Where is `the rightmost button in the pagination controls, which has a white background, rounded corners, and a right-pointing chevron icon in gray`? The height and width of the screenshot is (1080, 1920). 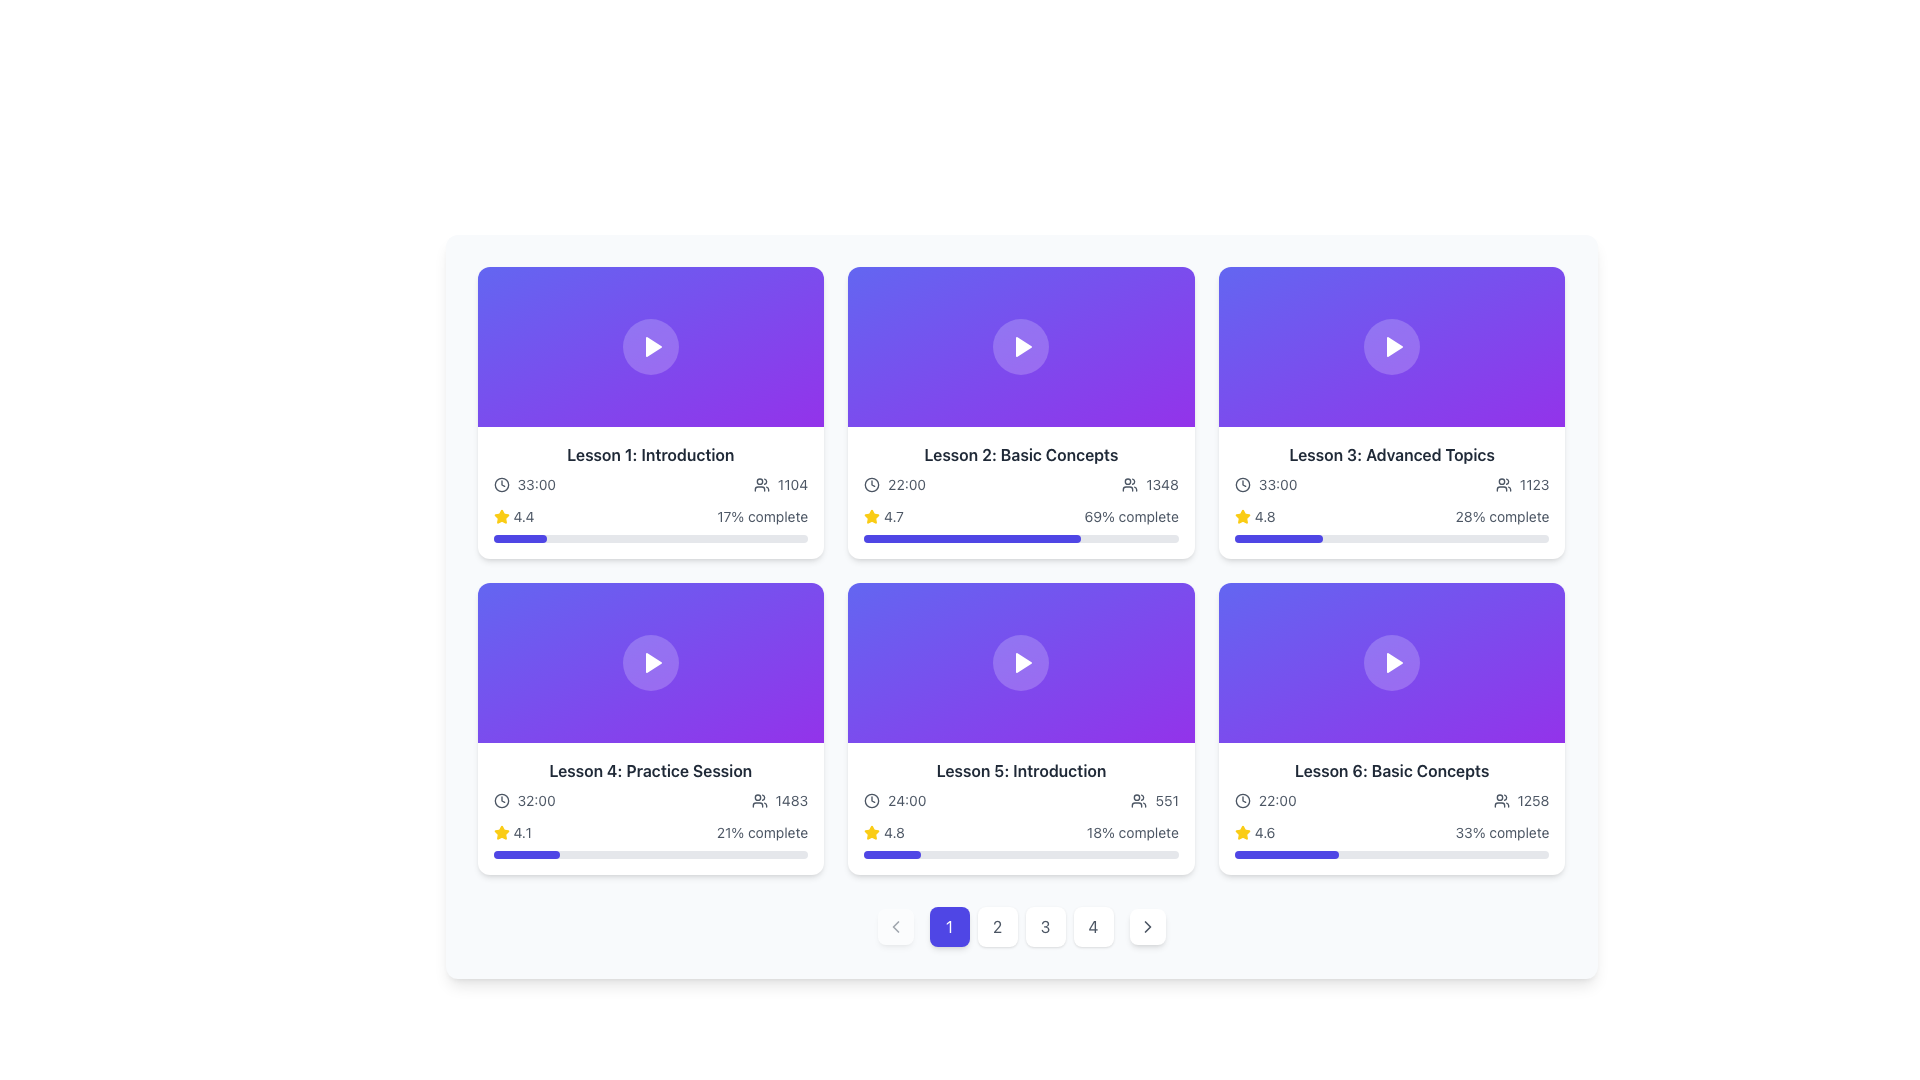
the rightmost button in the pagination controls, which has a white background, rounded corners, and a right-pointing chevron icon in gray is located at coordinates (1147, 926).